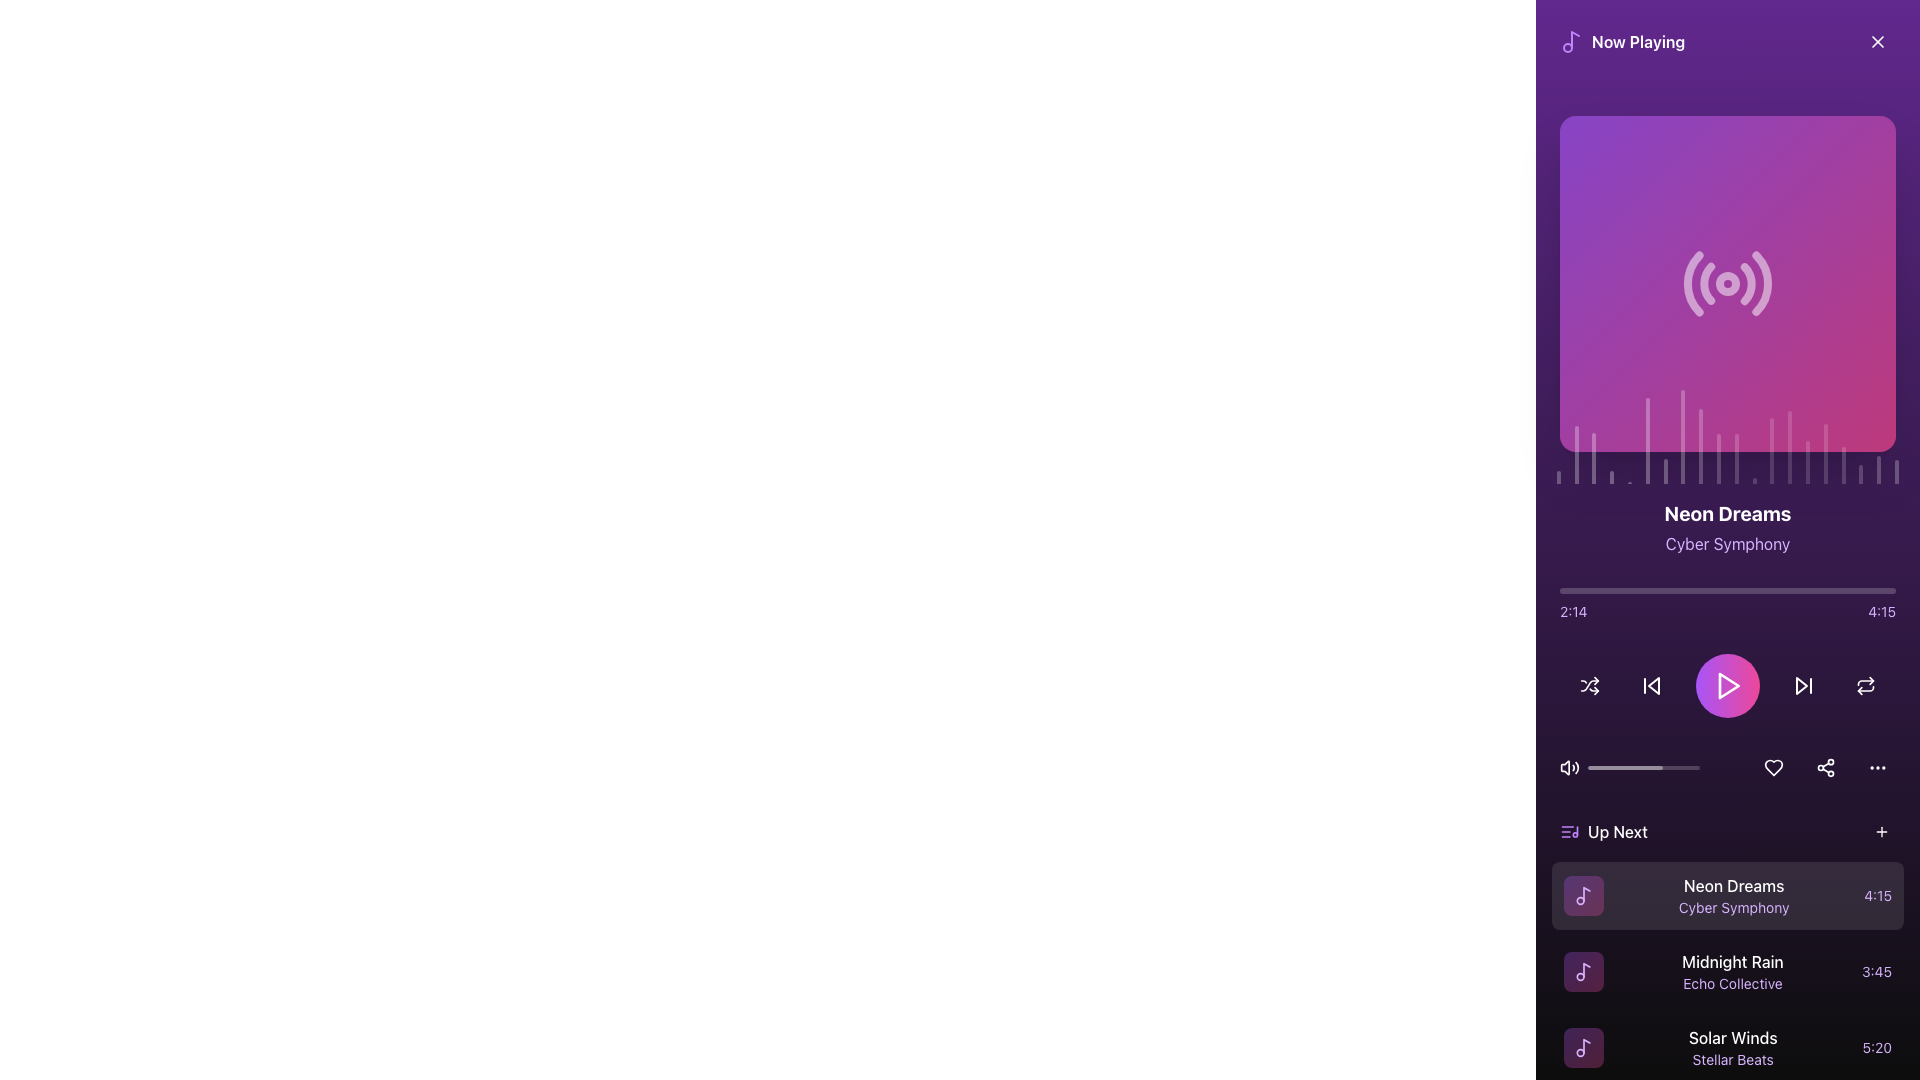 Image resolution: width=1920 pixels, height=1080 pixels. What do you see at coordinates (1603, 832) in the screenshot?
I see `the text label for the 'Up Next' section, which indicates upcoming media items in a playlist or queue` at bounding box center [1603, 832].